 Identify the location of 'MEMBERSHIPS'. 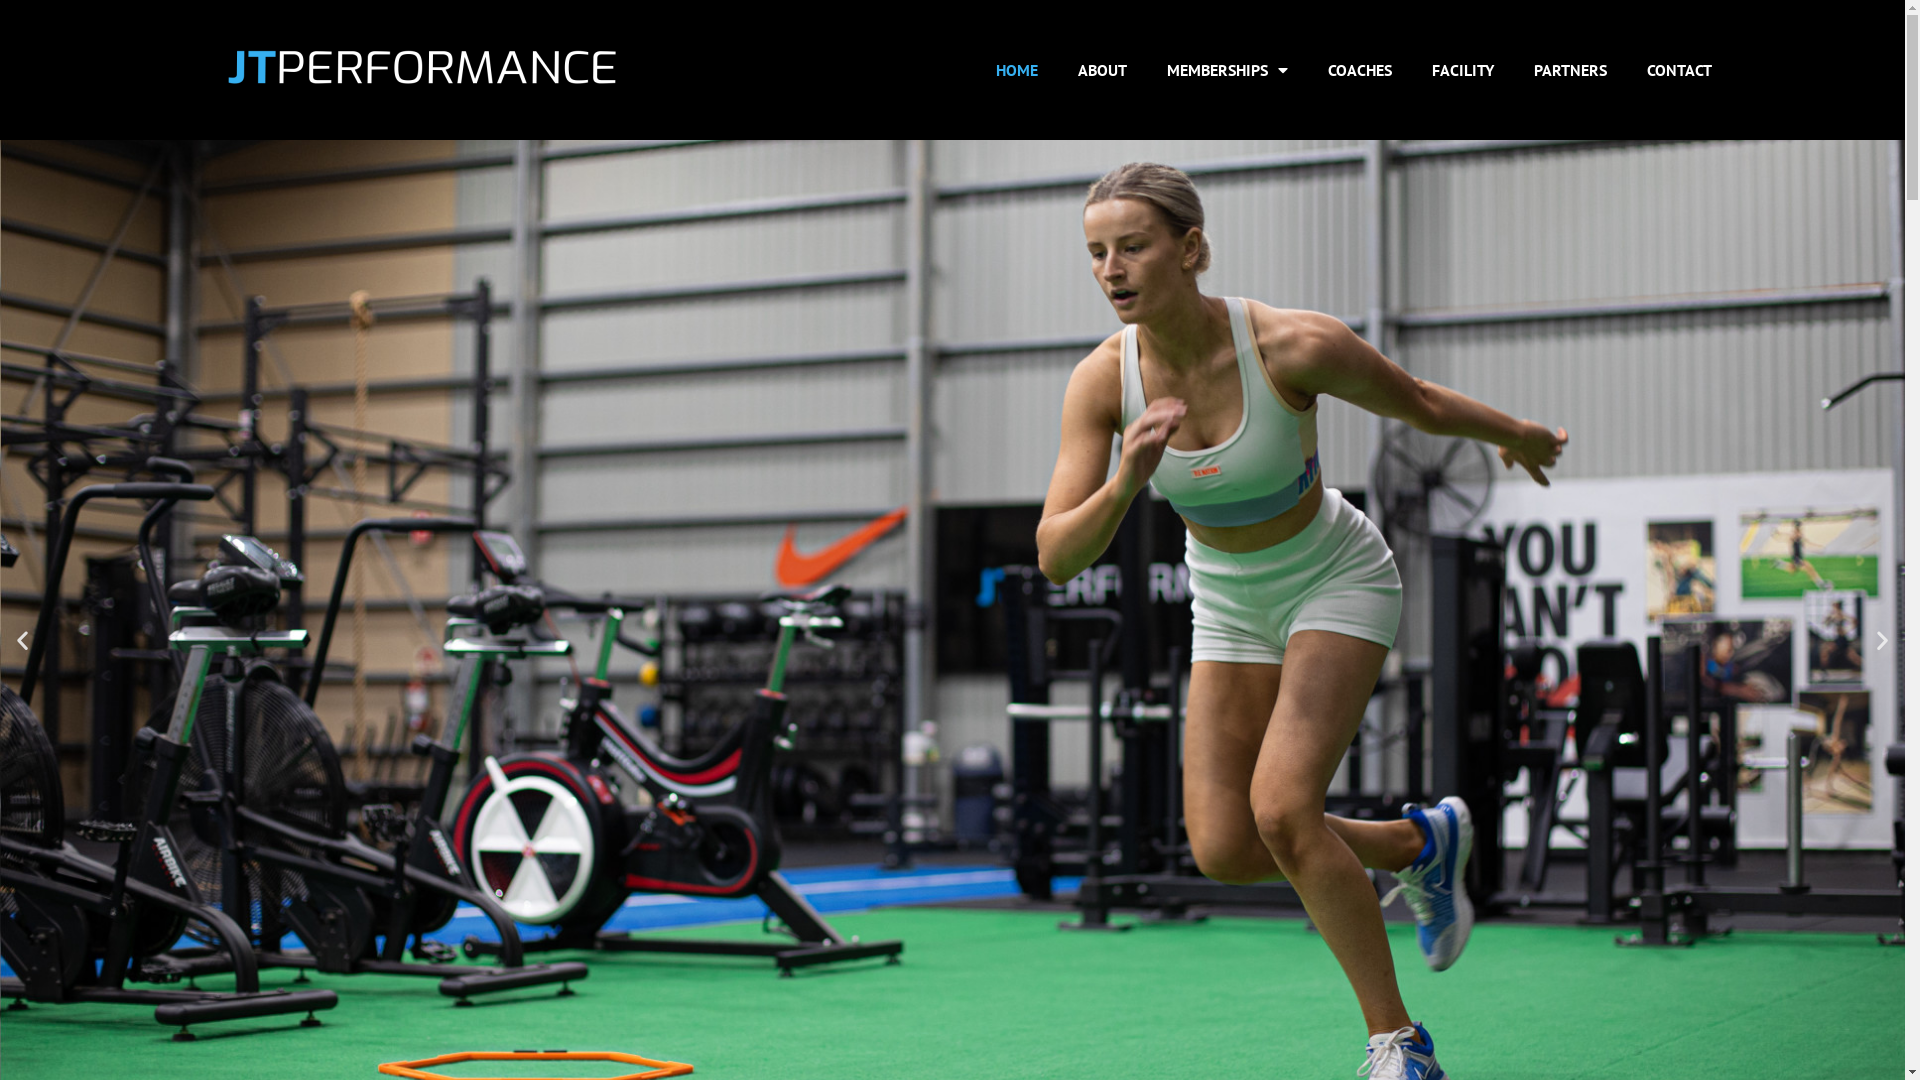
(1226, 68).